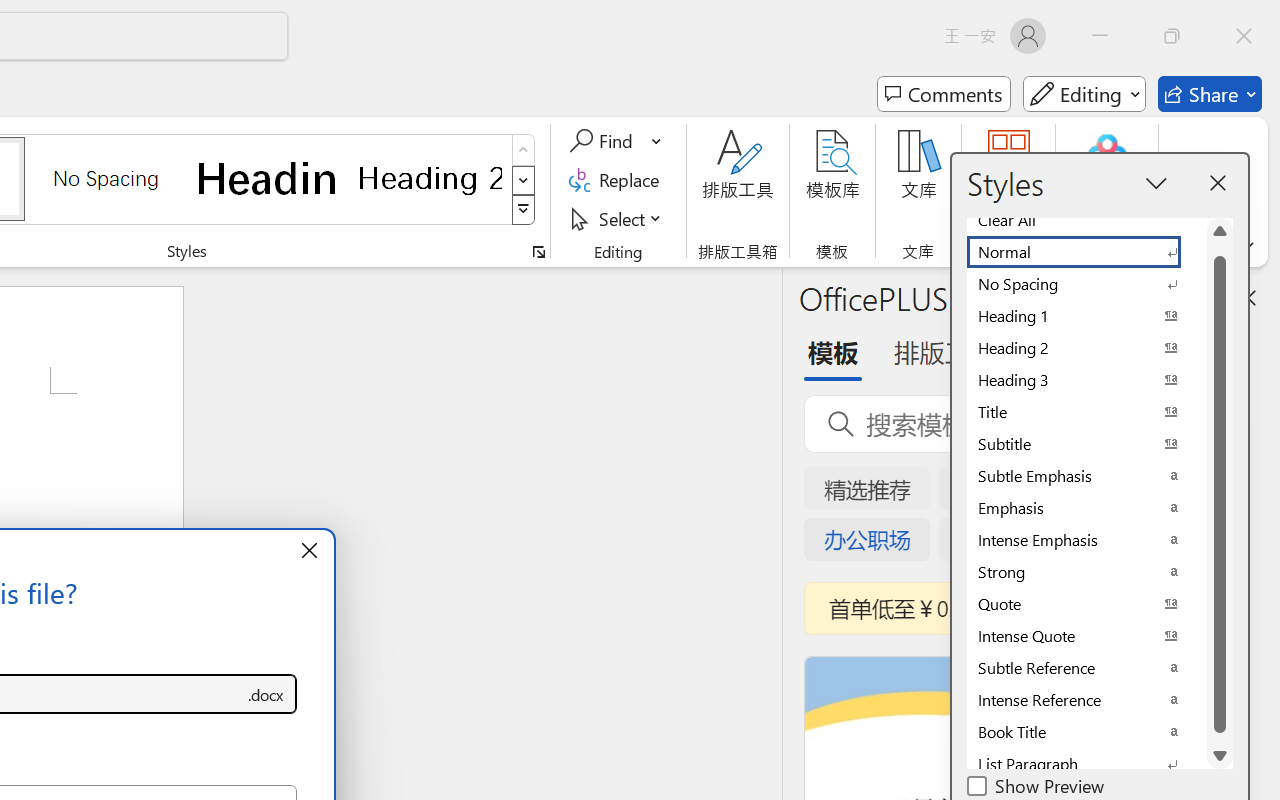  I want to click on 'Heading 2', so click(429, 177).